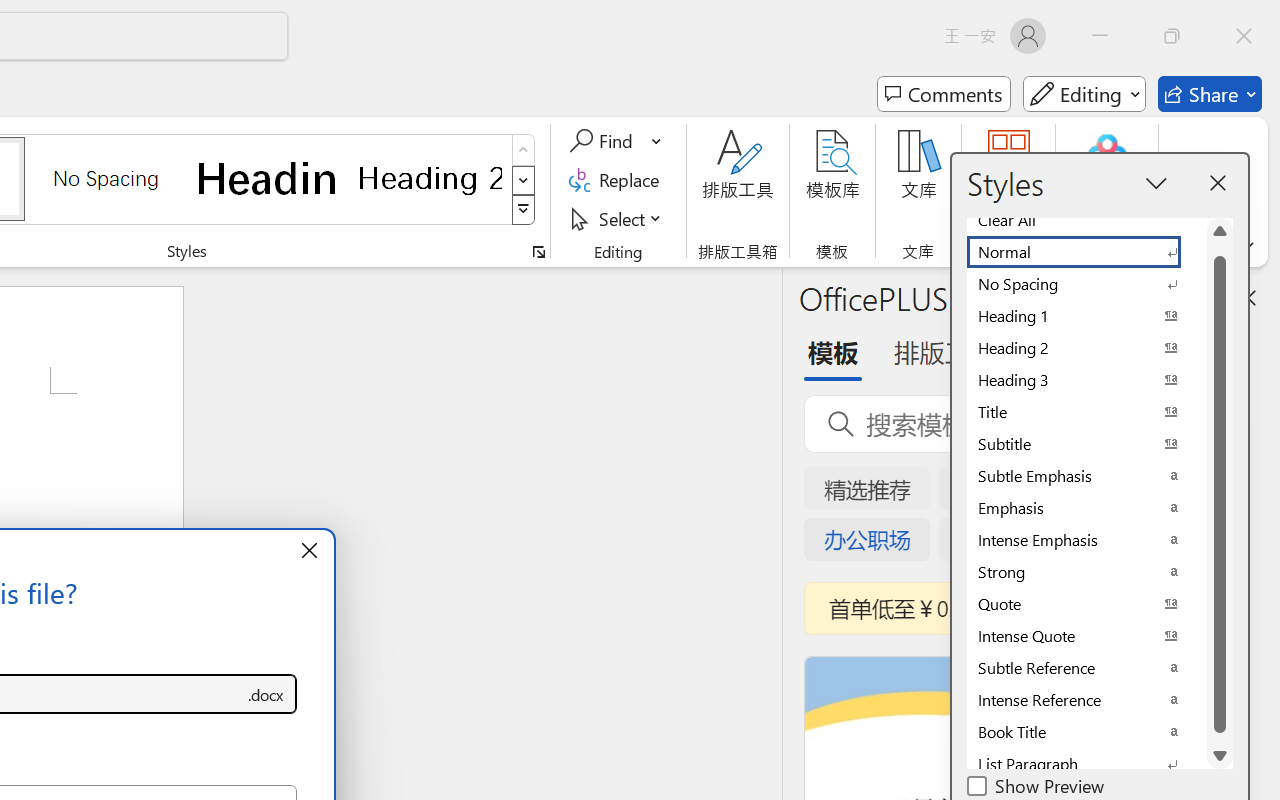  I want to click on 'Heading 2', so click(429, 177).